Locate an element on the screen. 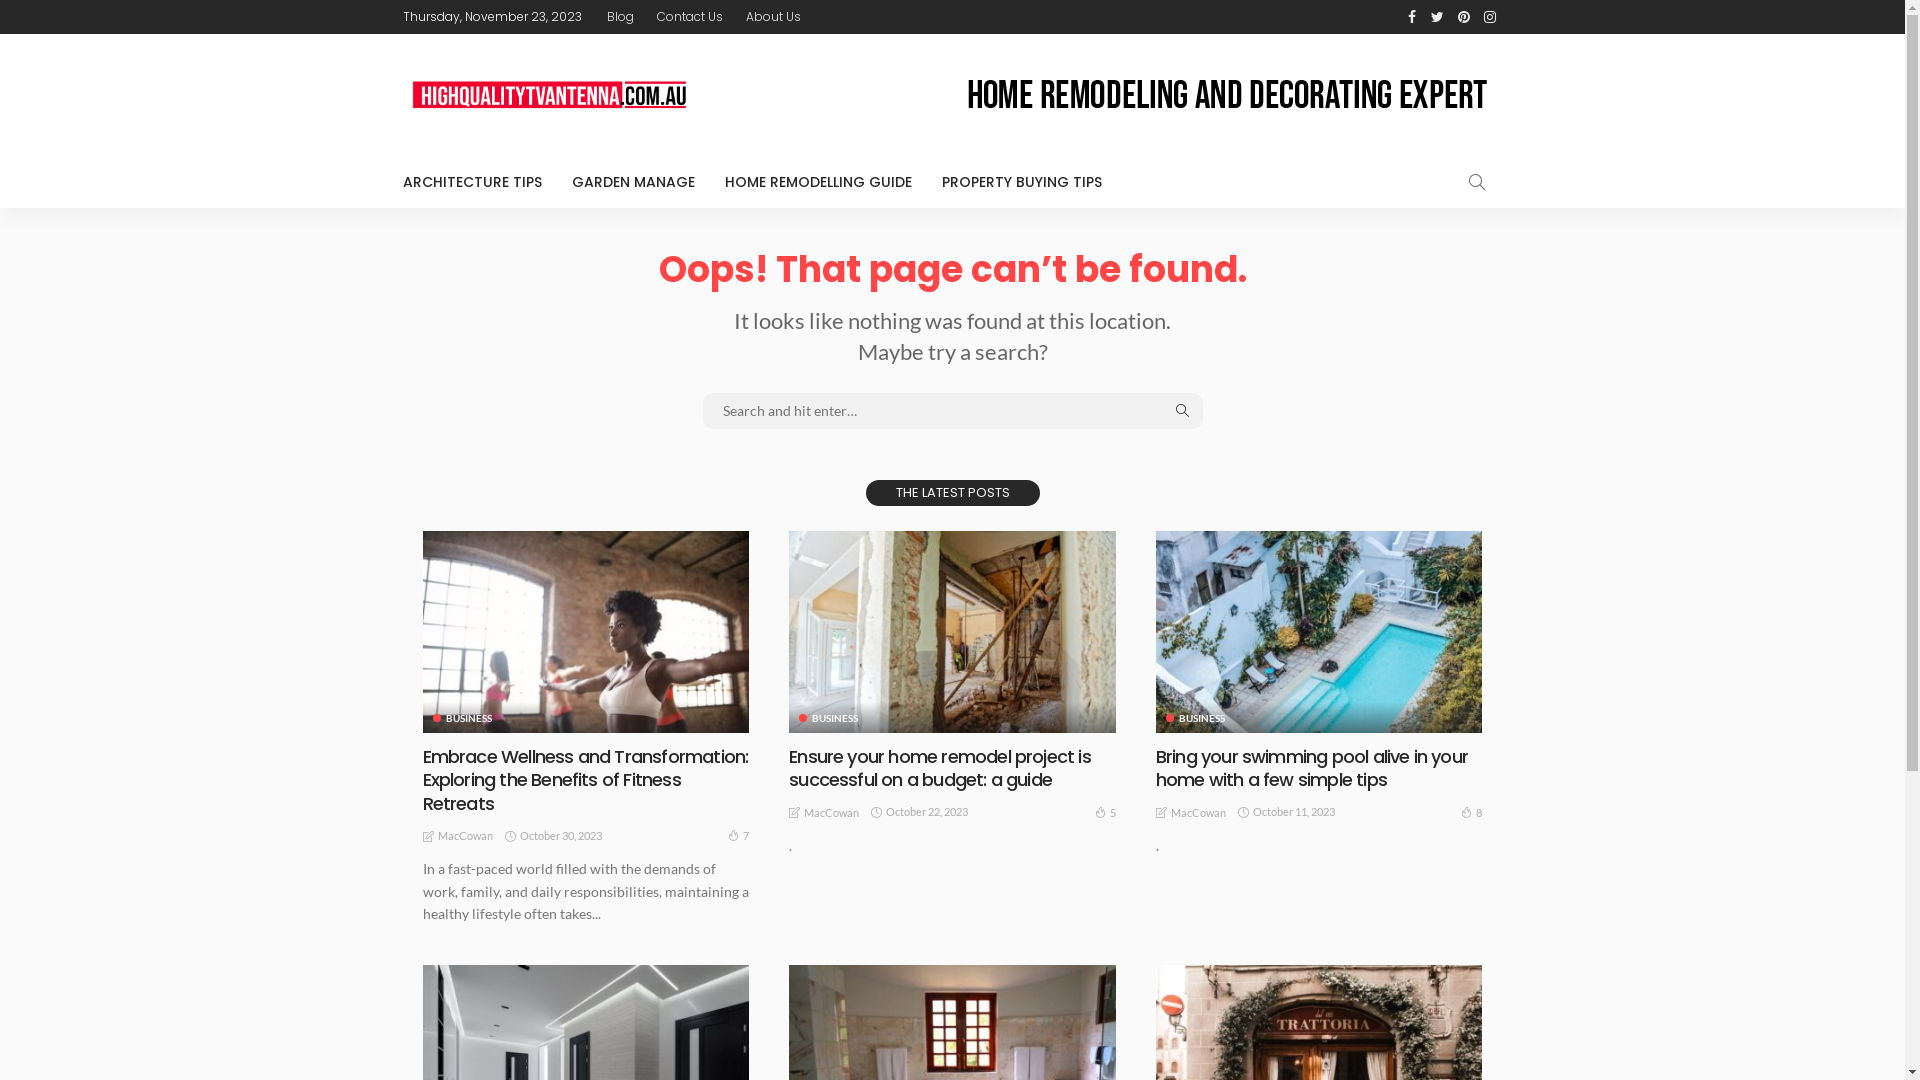 The width and height of the screenshot is (1920, 1080). 'search for:' is located at coordinates (950, 410).